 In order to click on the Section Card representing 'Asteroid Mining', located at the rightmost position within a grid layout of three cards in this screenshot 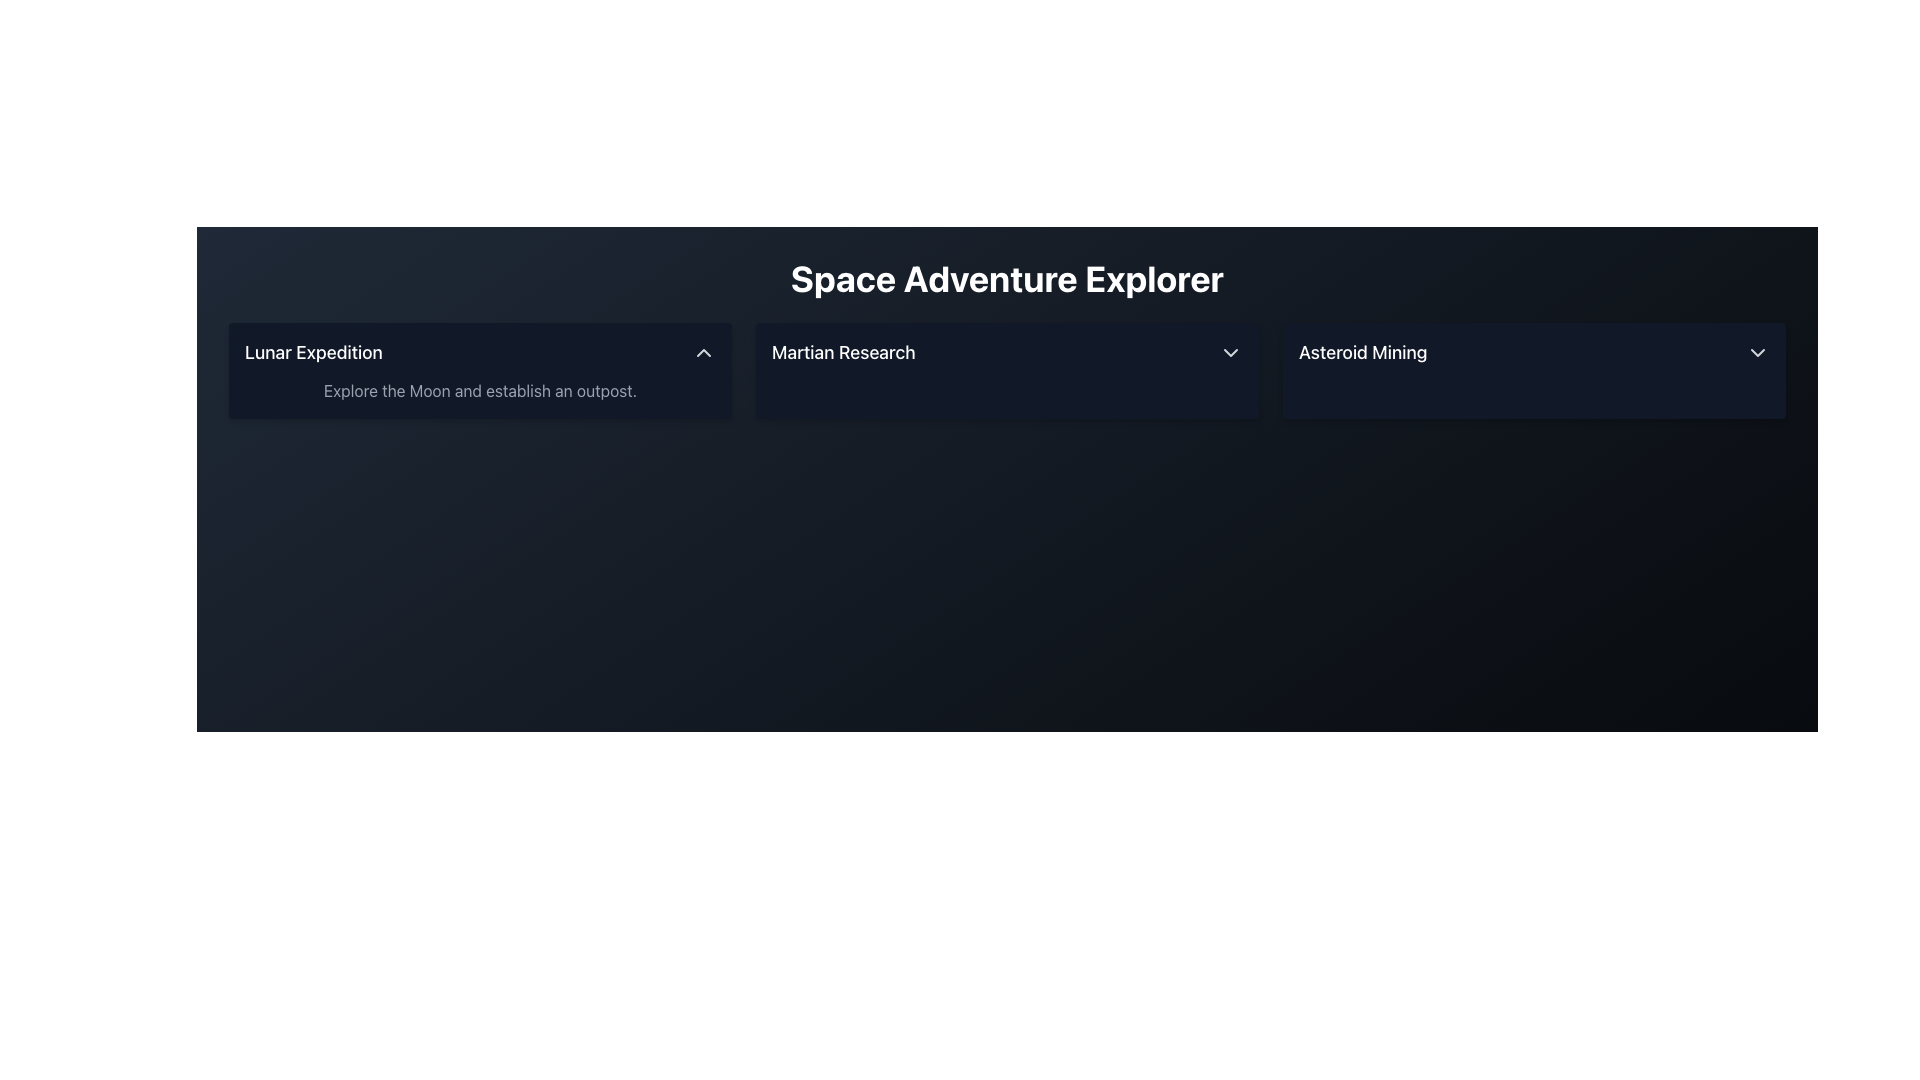, I will do `click(1533, 370)`.